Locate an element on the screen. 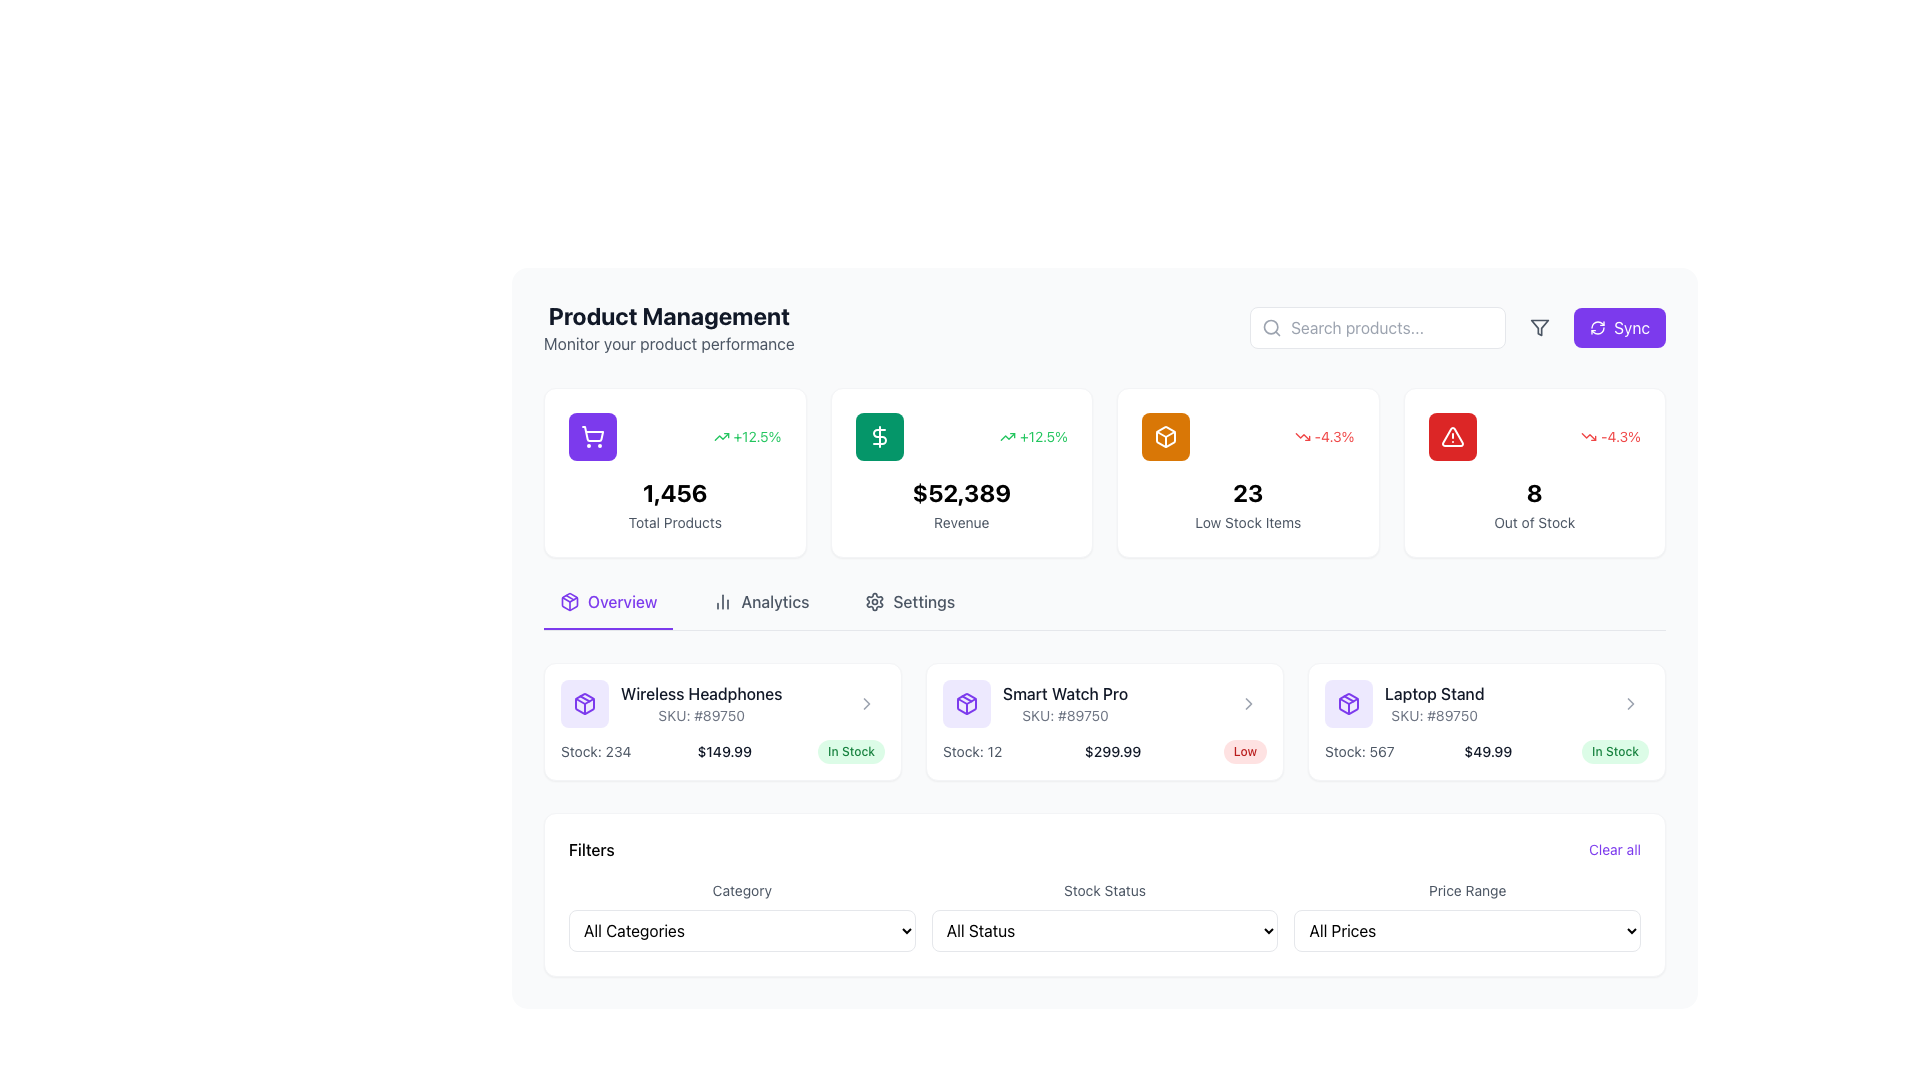 Image resolution: width=1920 pixels, height=1080 pixels. the critical alert icon indicating out-of-stock items located in the fourth panel of summary cards, positioned to the right of the text '8' is located at coordinates (1452, 435).